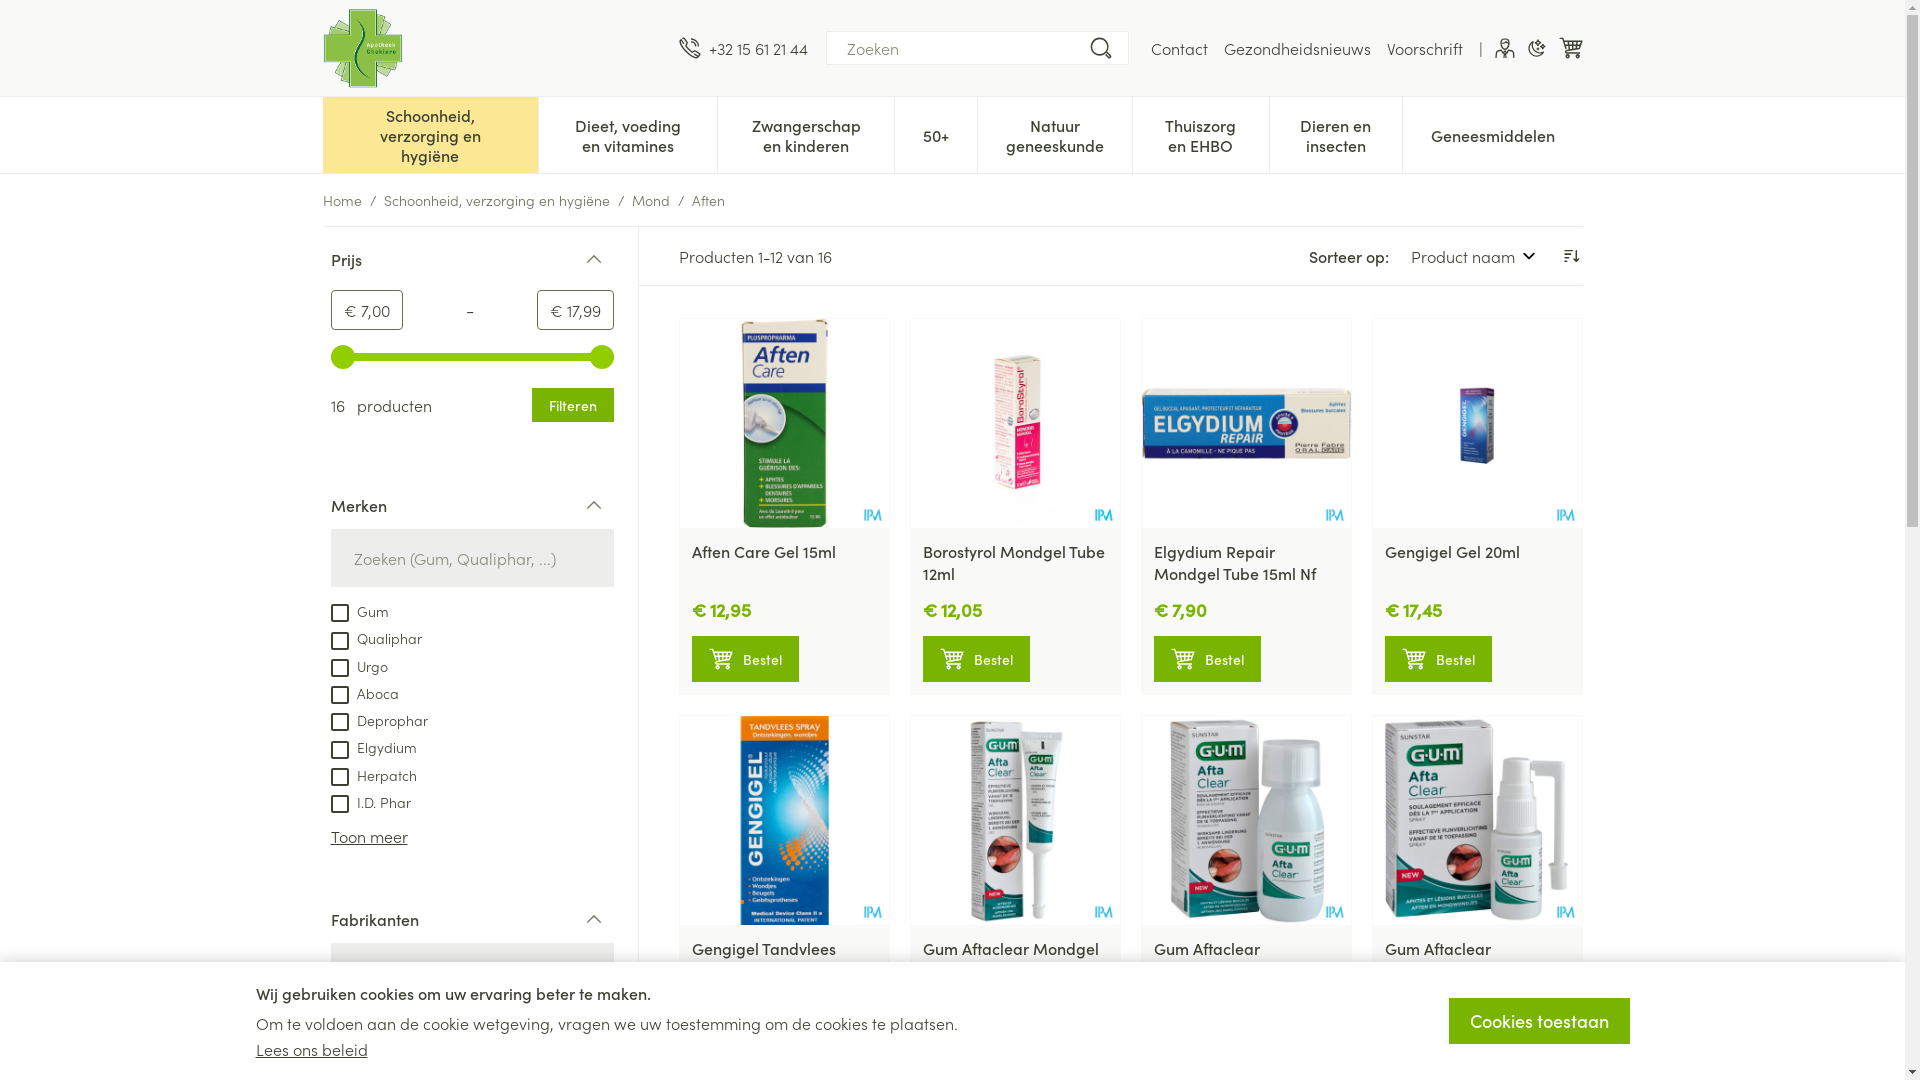 The height and width of the screenshot is (1080, 1920). I want to click on 'Lees ons beleid', so click(311, 1048).